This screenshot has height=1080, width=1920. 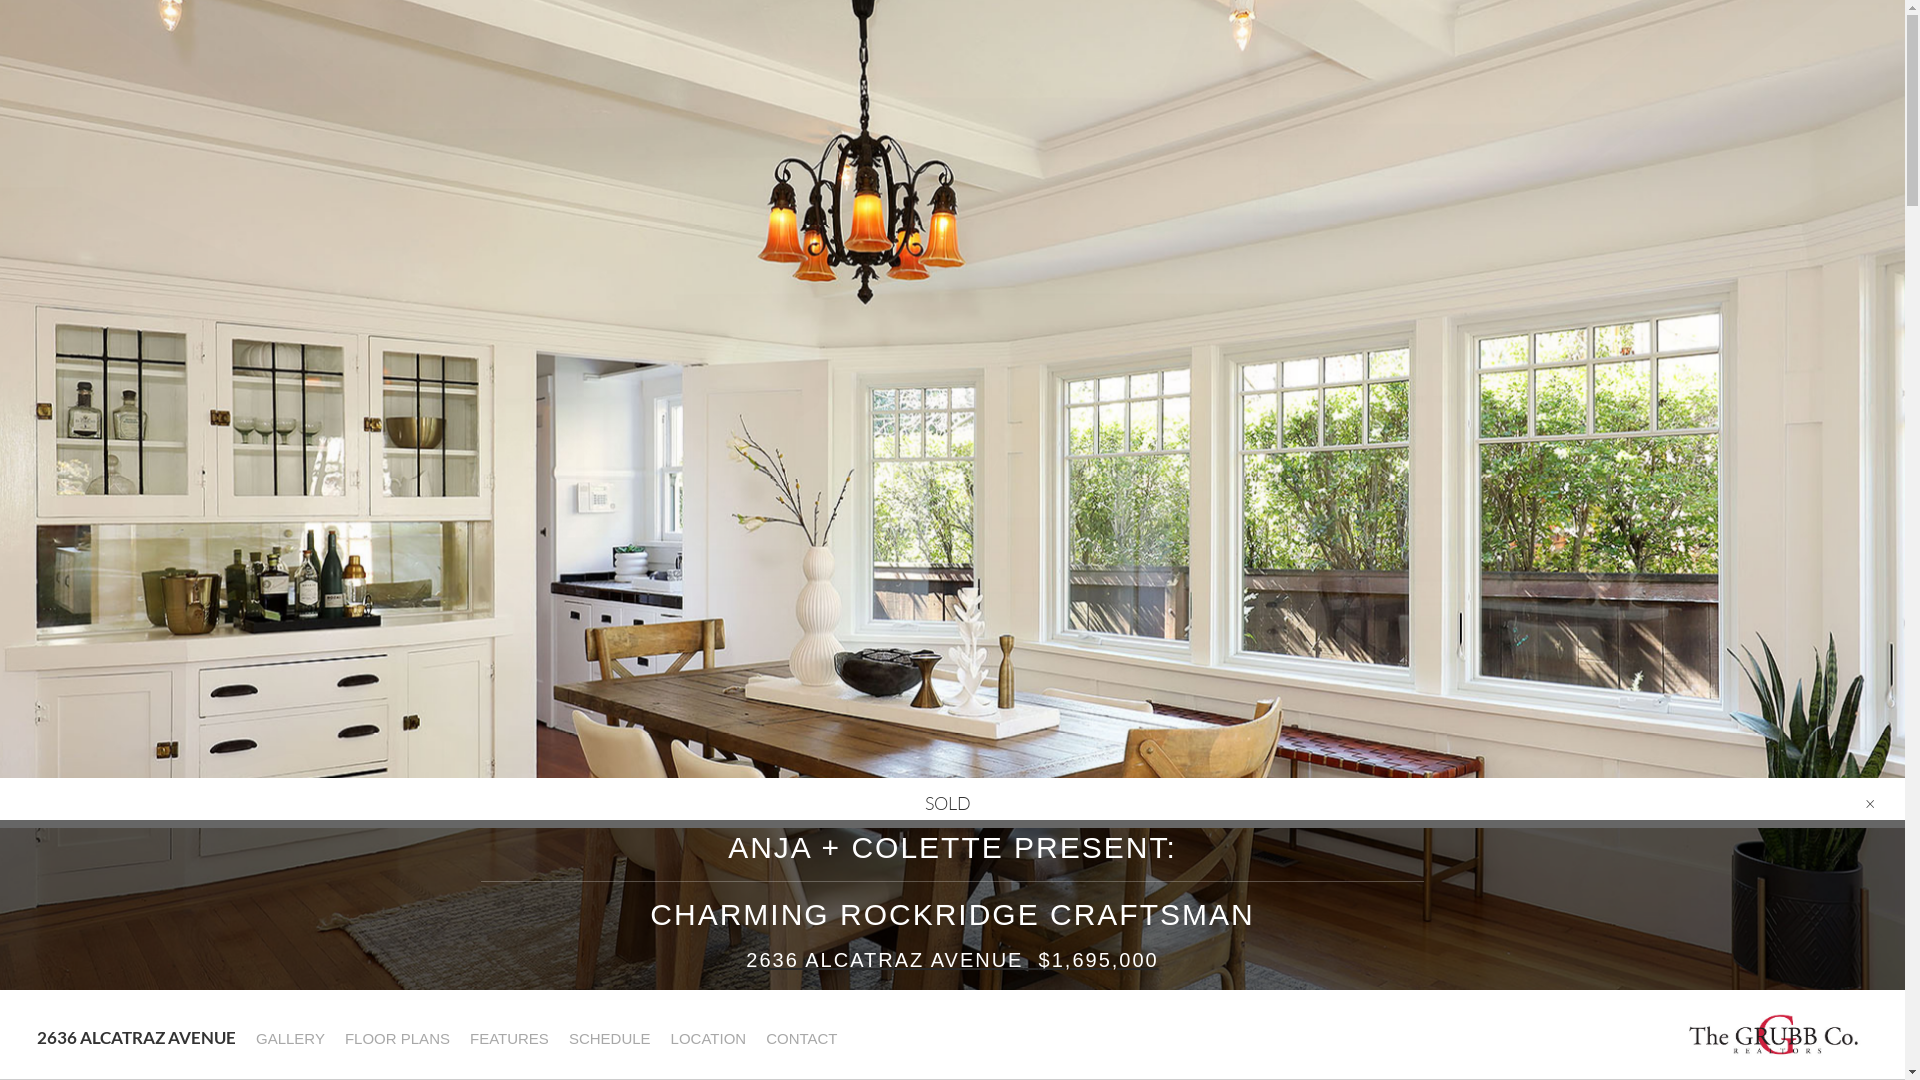 What do you see at coordinates (288, 1037) in the screenshot?
I see `'GALLERY'` at bounding box center [288, 1037].